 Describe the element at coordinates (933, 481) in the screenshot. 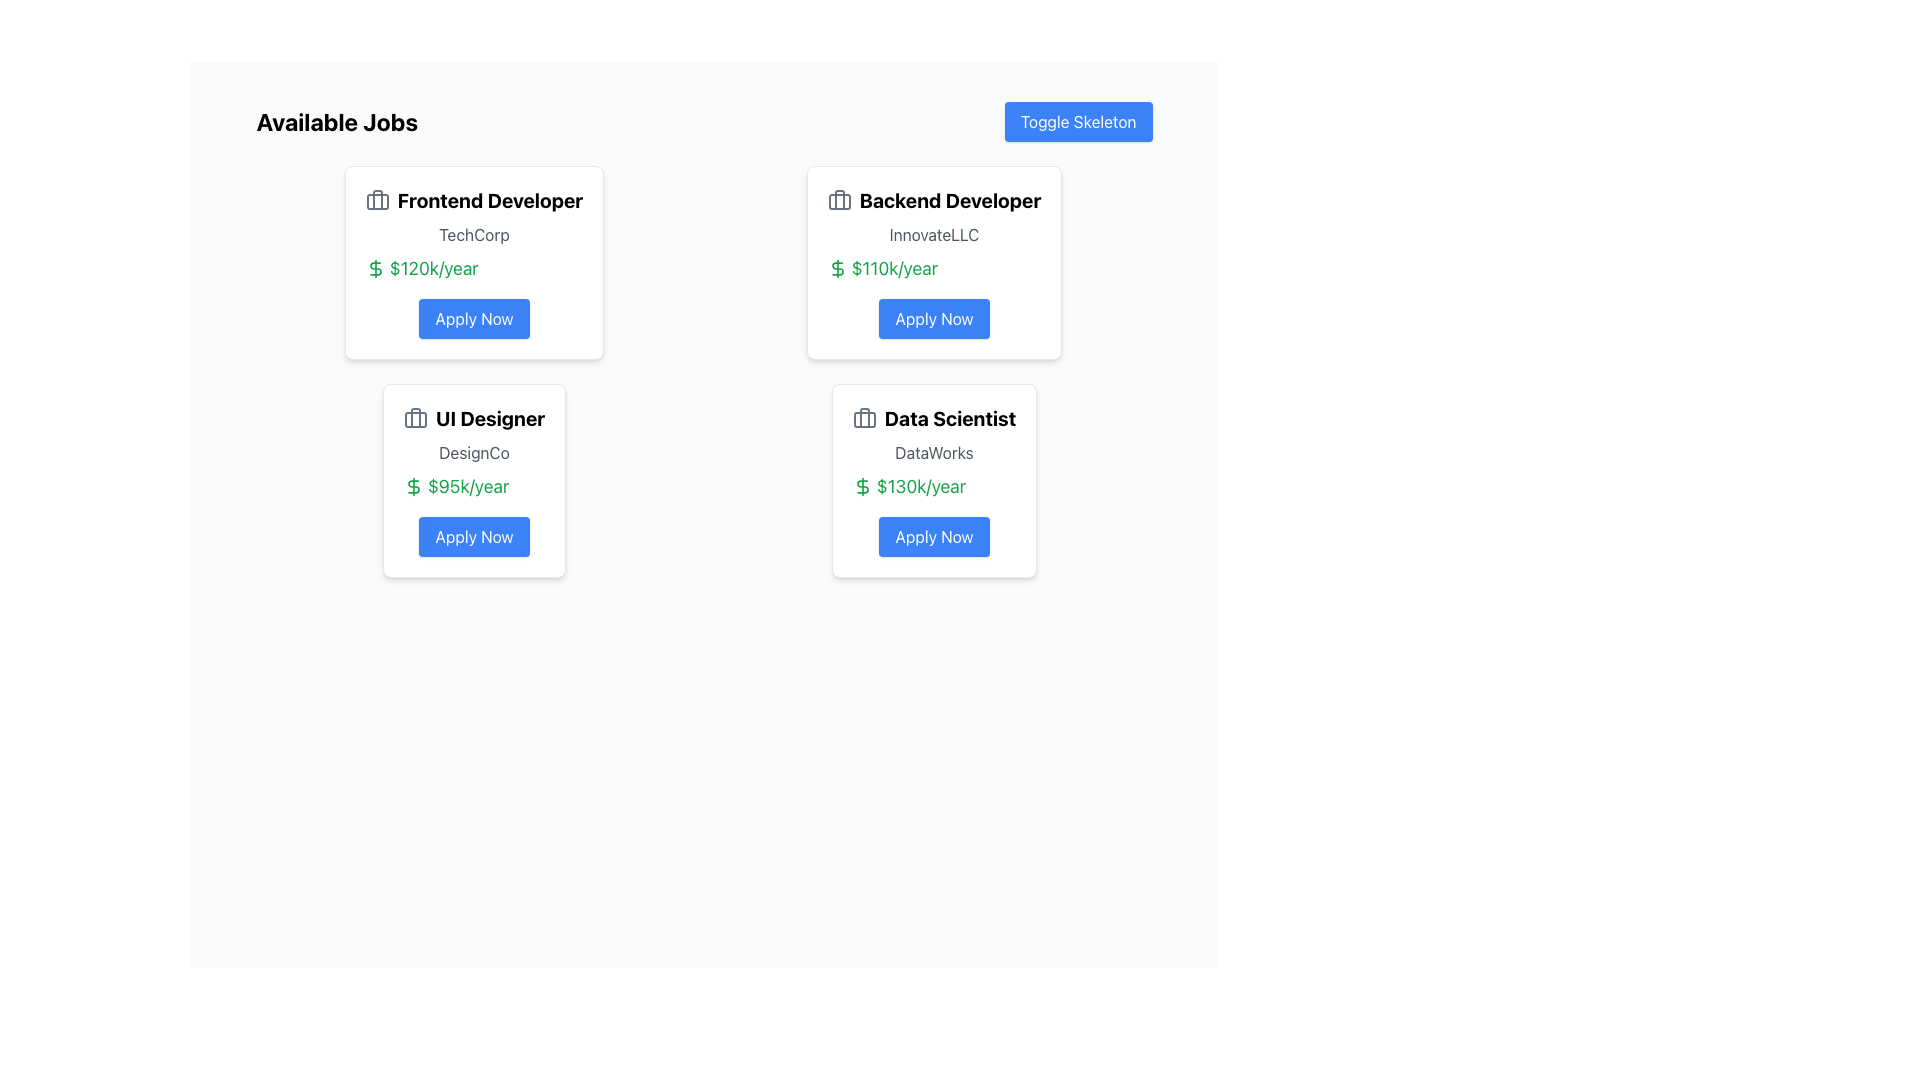

I see `the job listing card for 'Data Scientist' in the bottom-right corner of the job listings grid` at that location.